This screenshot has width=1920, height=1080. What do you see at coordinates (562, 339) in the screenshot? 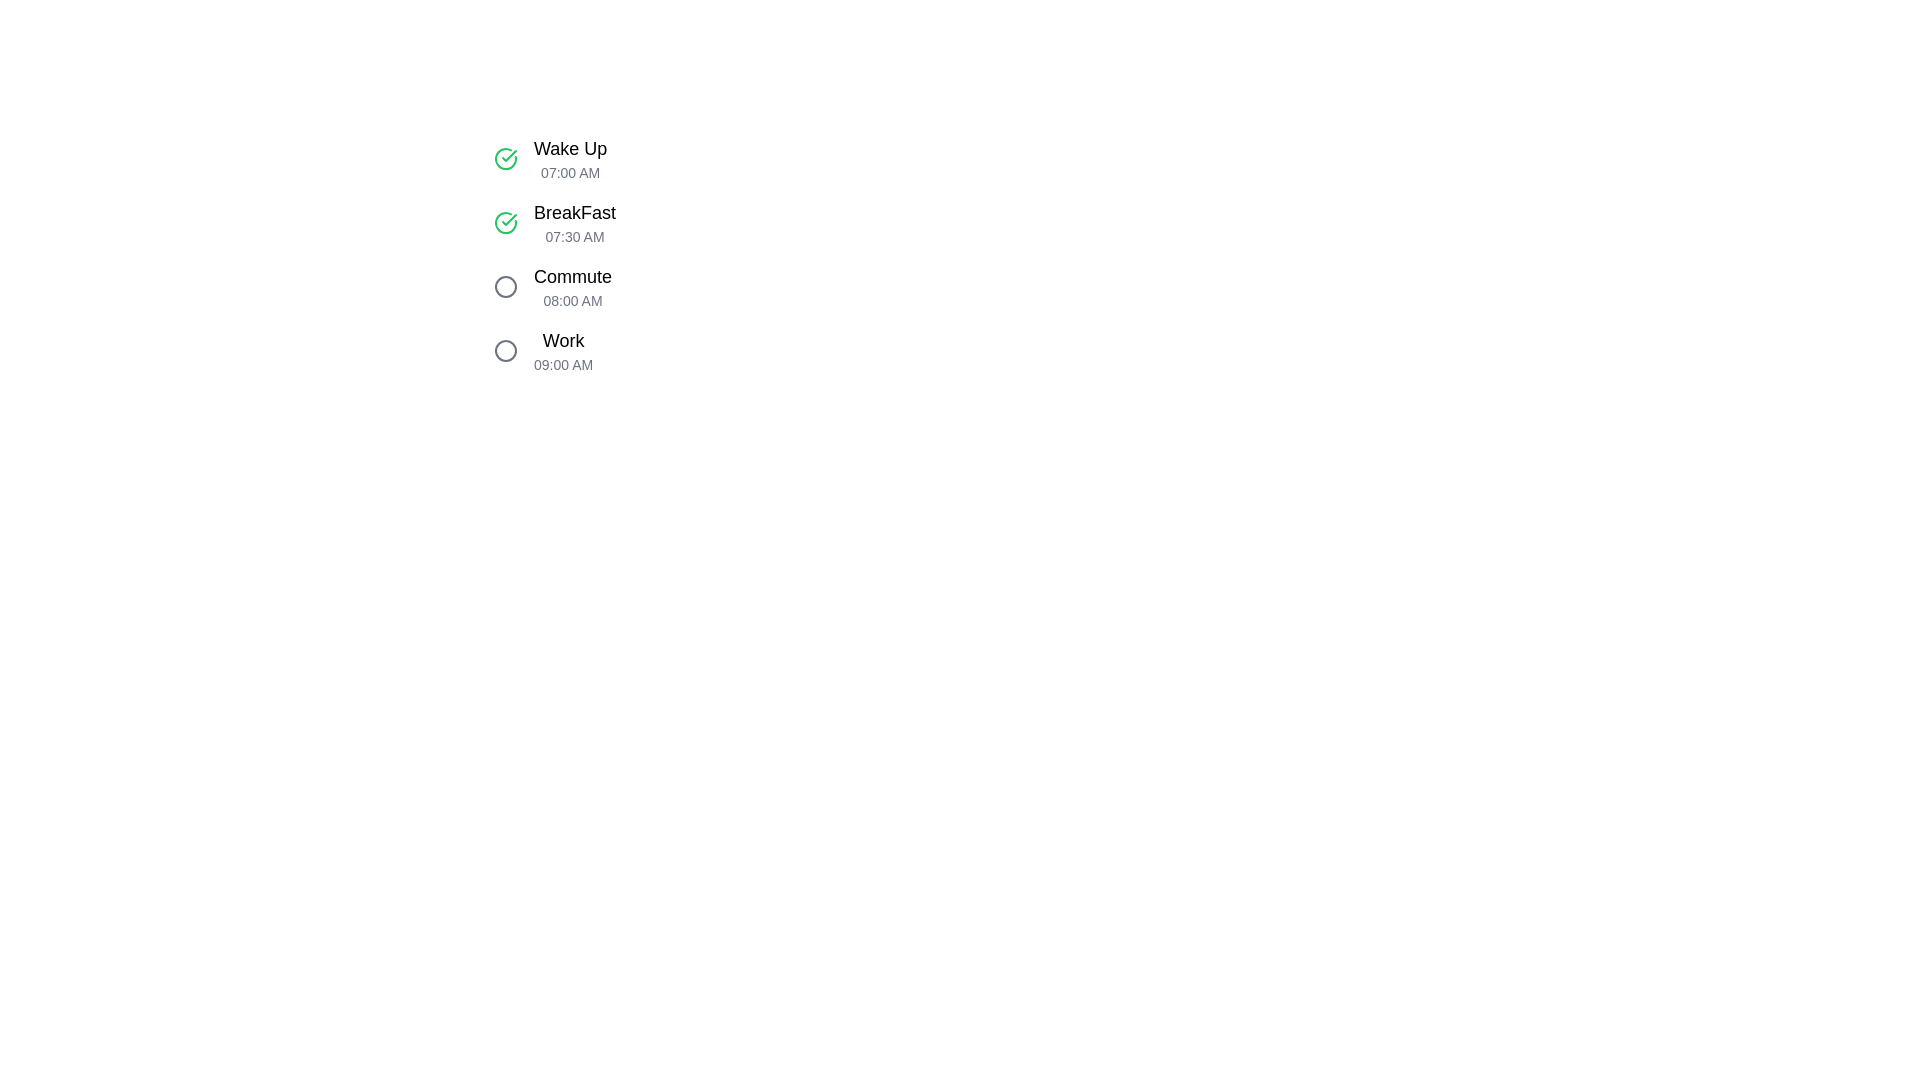
I see `the text label reading 'Work', which is the last item in a vertical list of entries including 'Commute'` at bounding box center [562, 339].